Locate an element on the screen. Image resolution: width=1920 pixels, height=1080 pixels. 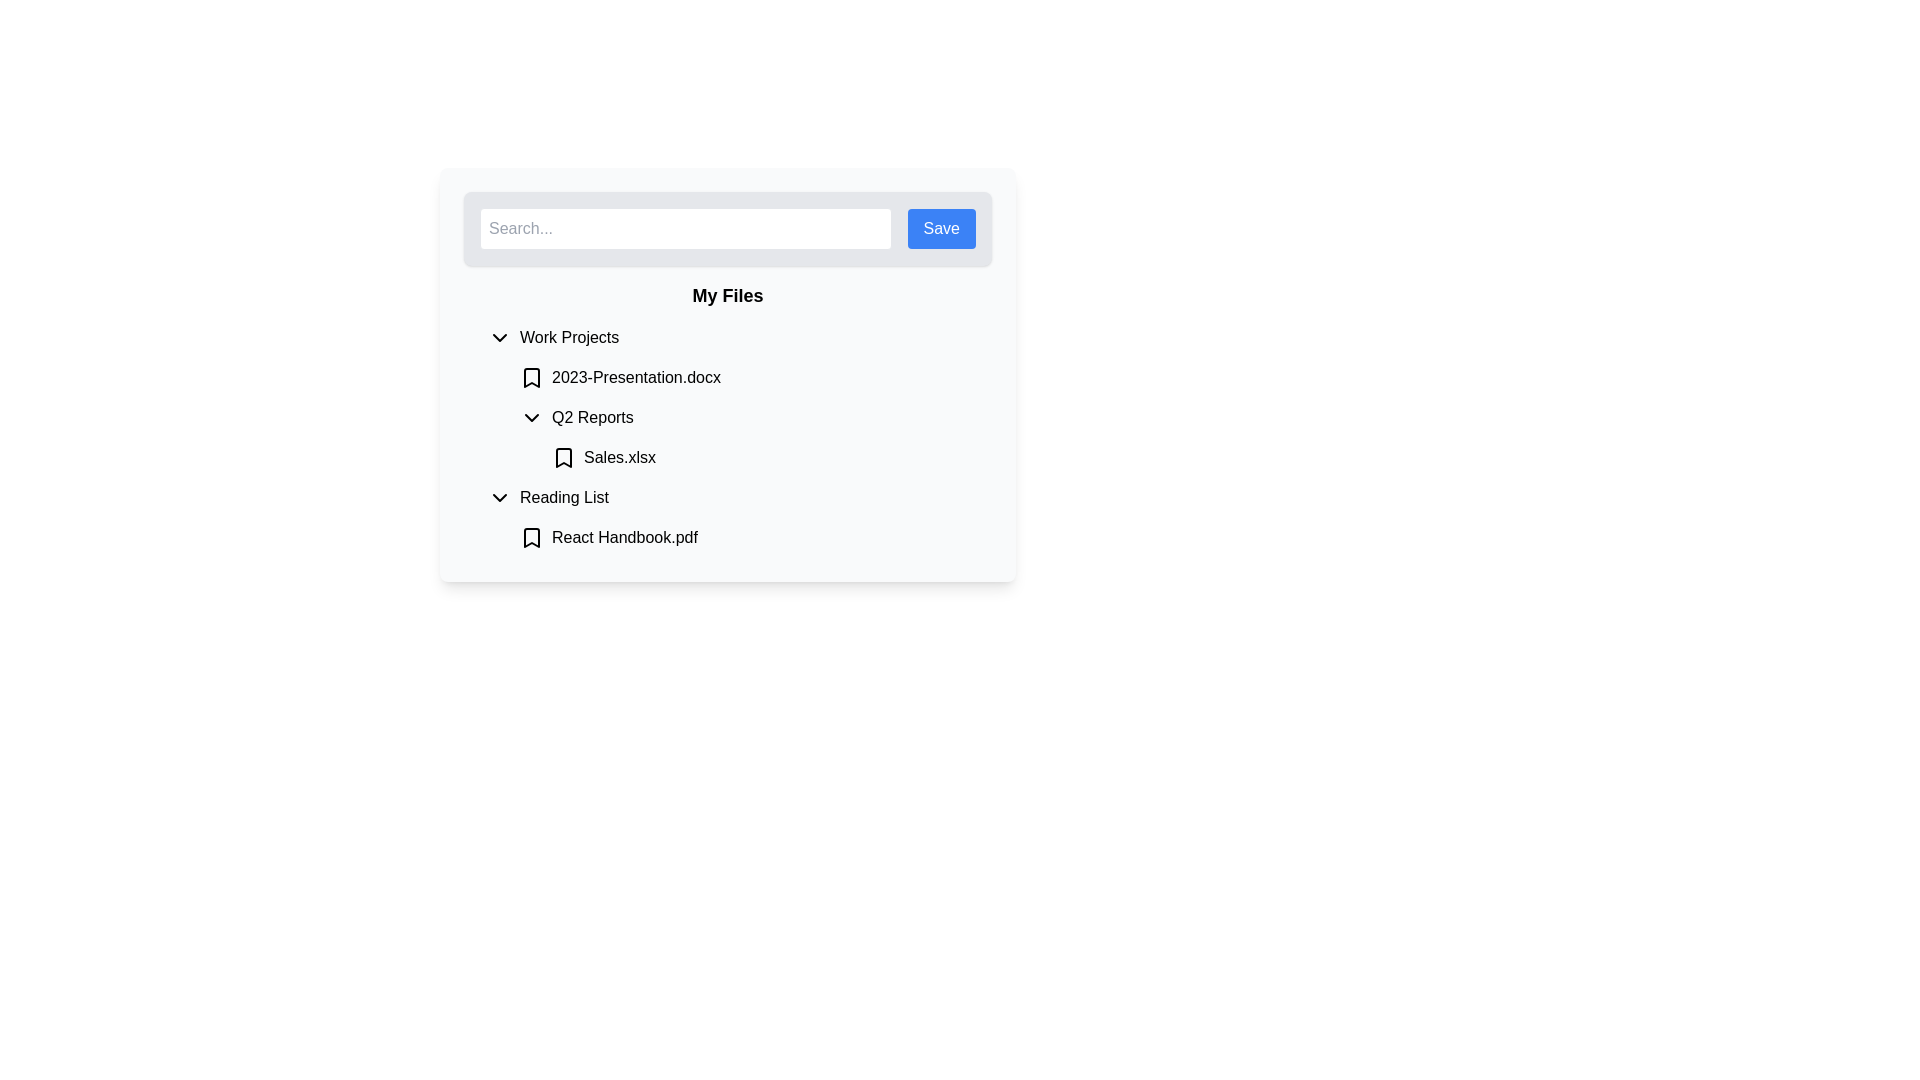
the text label displaying the filename '2023-Presentation.docx' located under the 'Work Projects' section is located at coordinates (635, 378).